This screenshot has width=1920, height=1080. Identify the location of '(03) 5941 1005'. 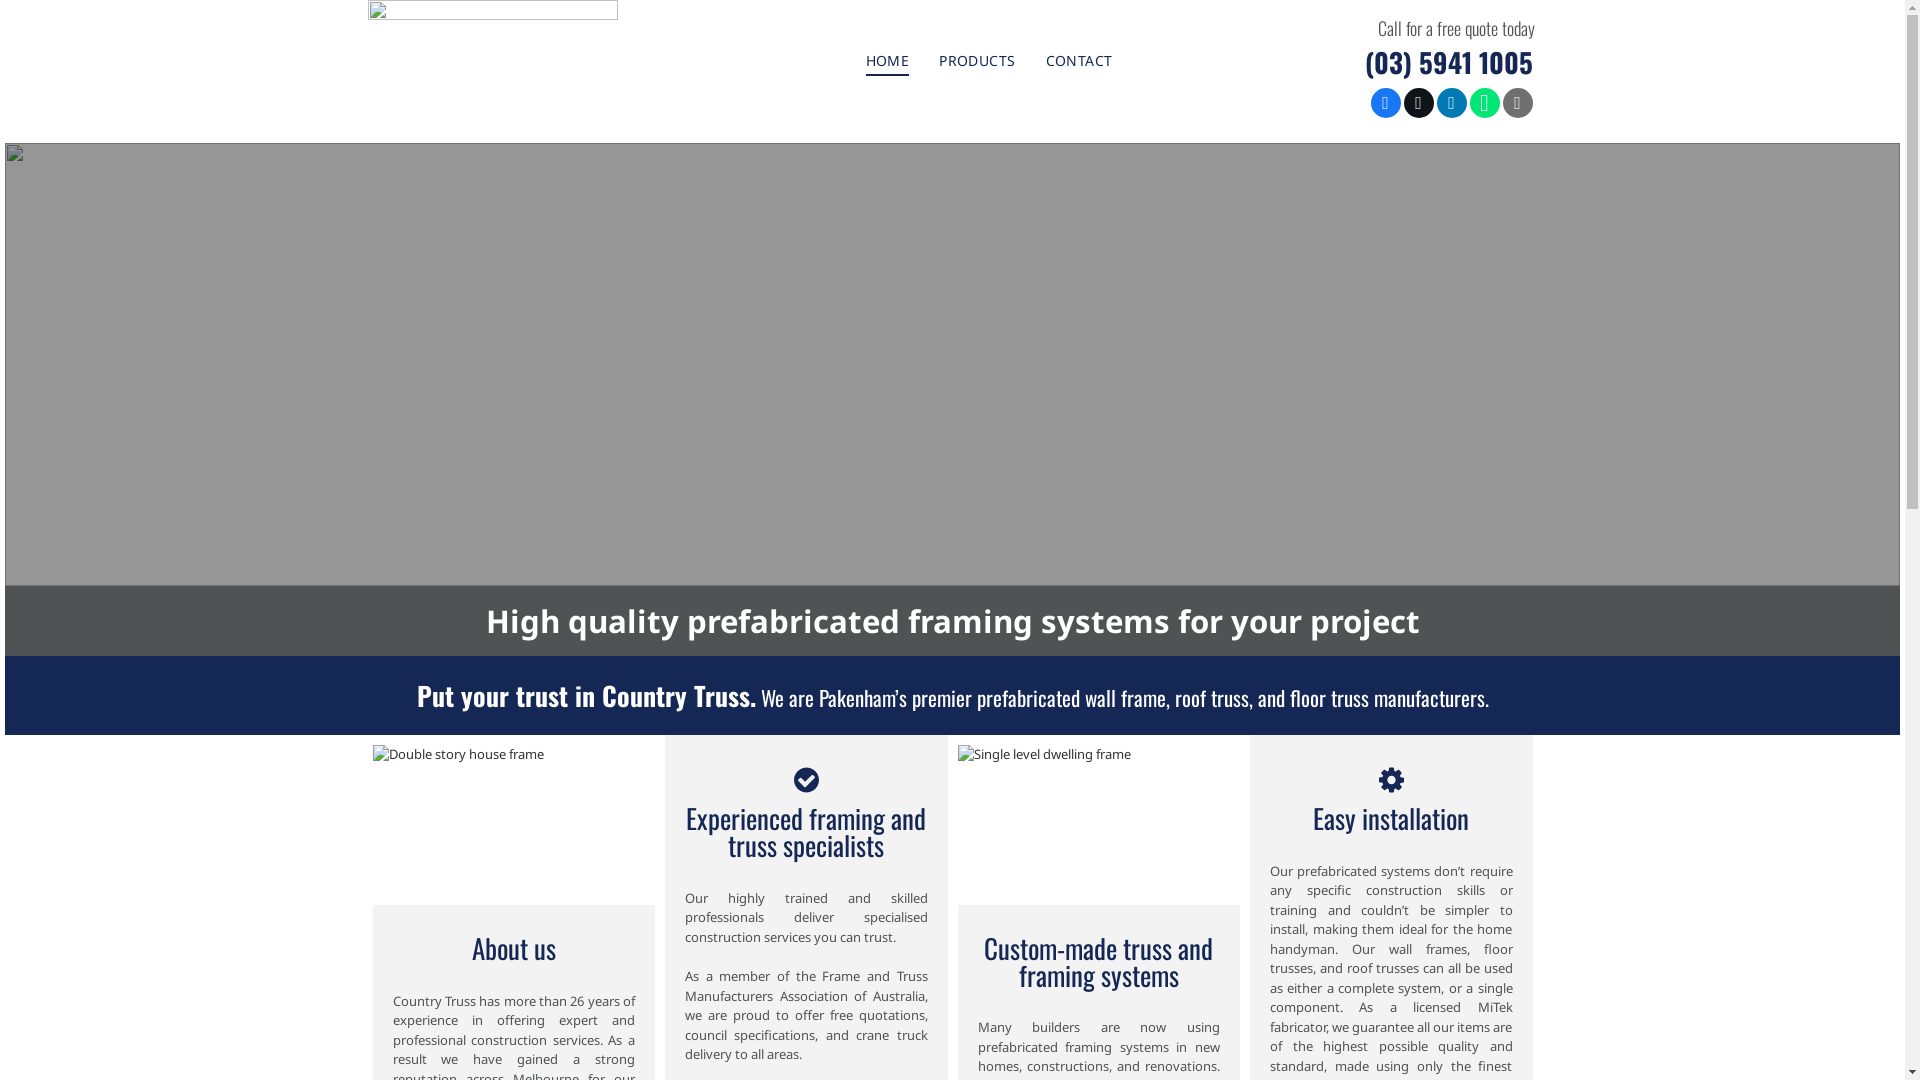
(1448, 60).